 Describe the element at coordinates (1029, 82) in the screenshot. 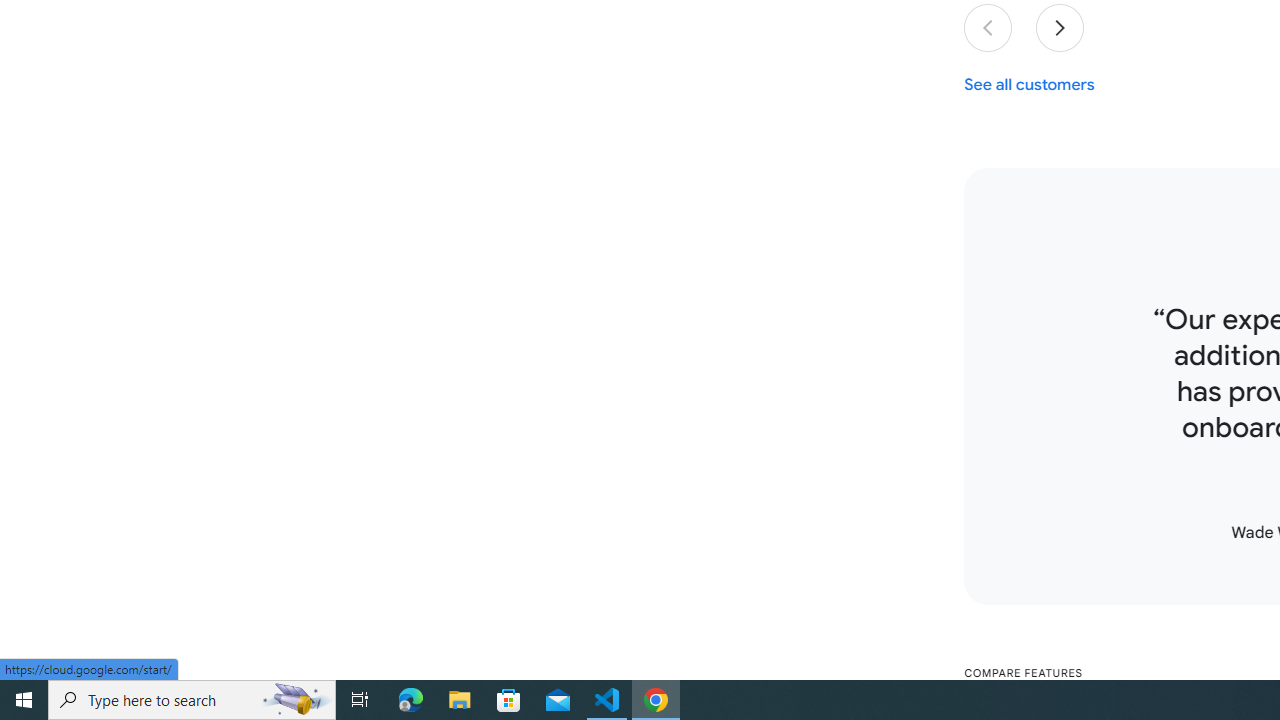

I see `'See all customers'` at that location.